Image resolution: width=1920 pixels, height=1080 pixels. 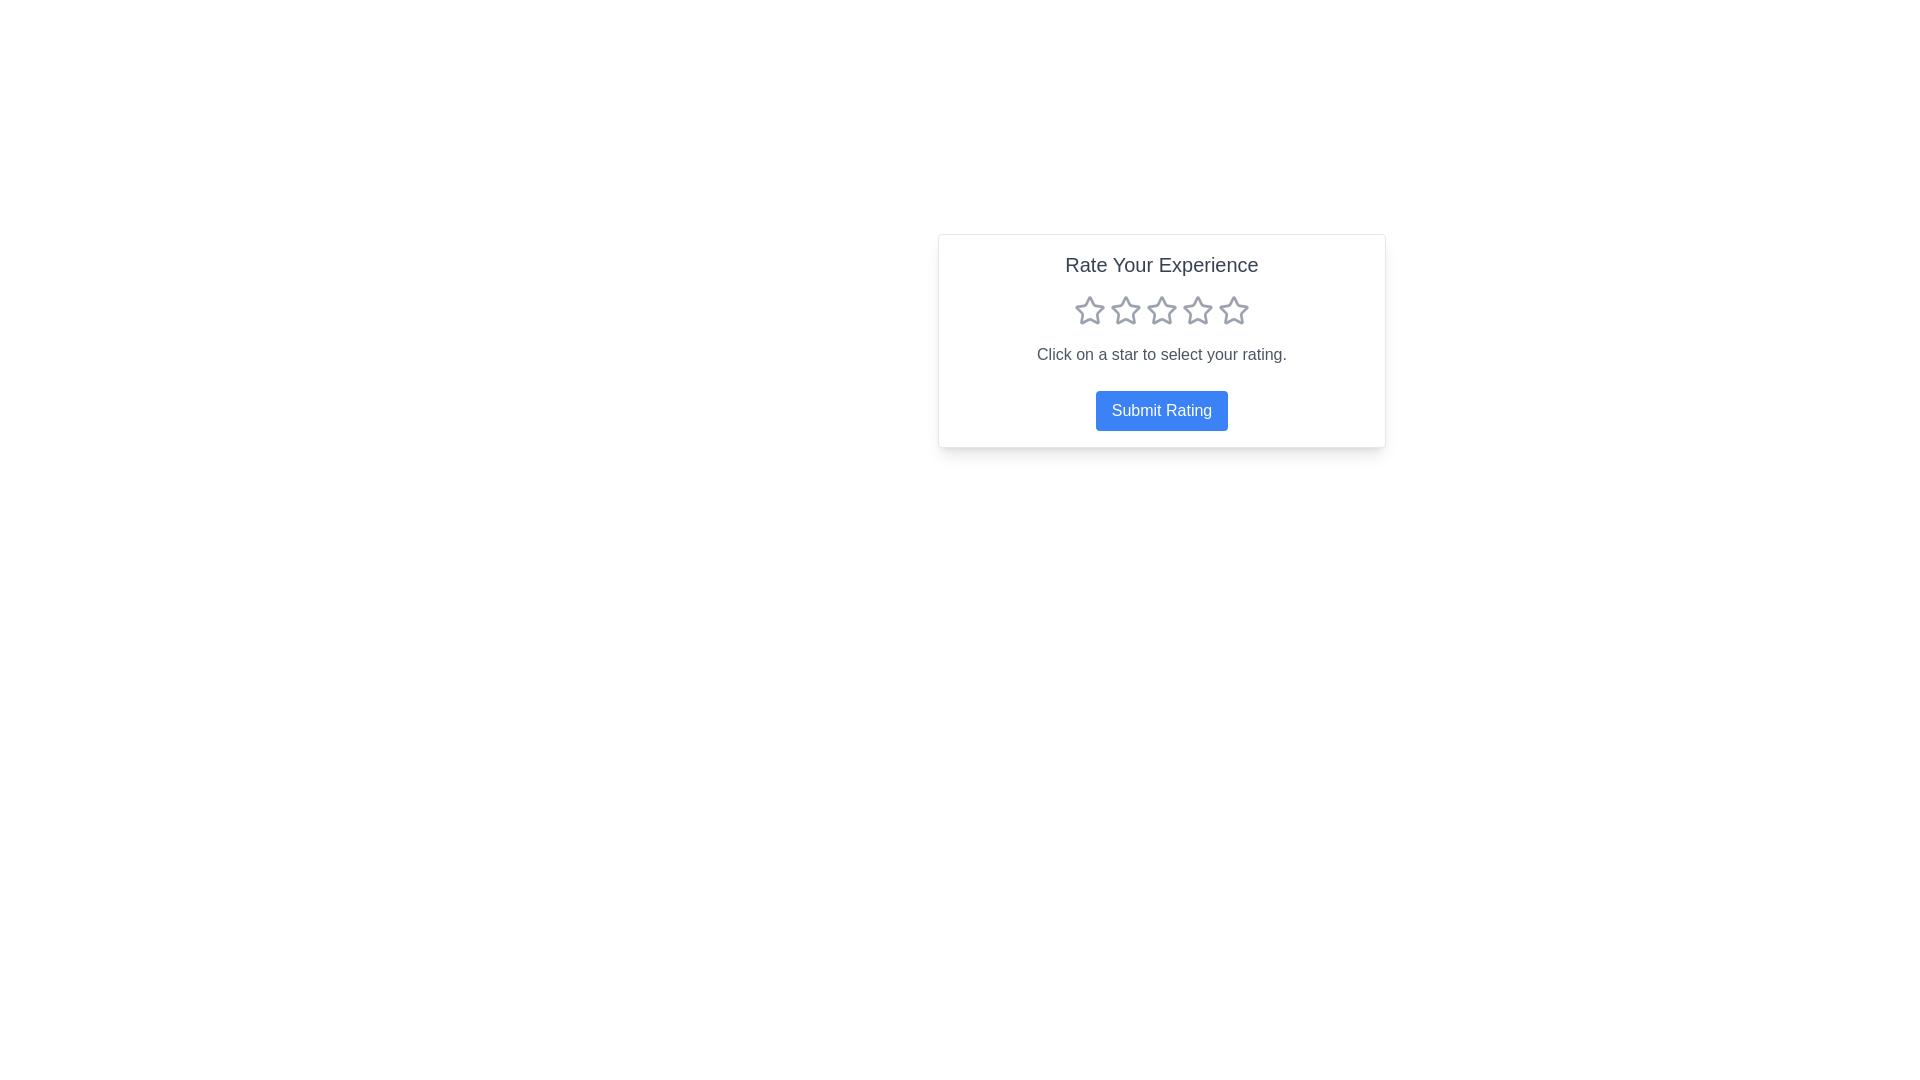 I want to click on the fourth star in the rating system to indicate a rating of four out of five, so click(x=1198, y=310).